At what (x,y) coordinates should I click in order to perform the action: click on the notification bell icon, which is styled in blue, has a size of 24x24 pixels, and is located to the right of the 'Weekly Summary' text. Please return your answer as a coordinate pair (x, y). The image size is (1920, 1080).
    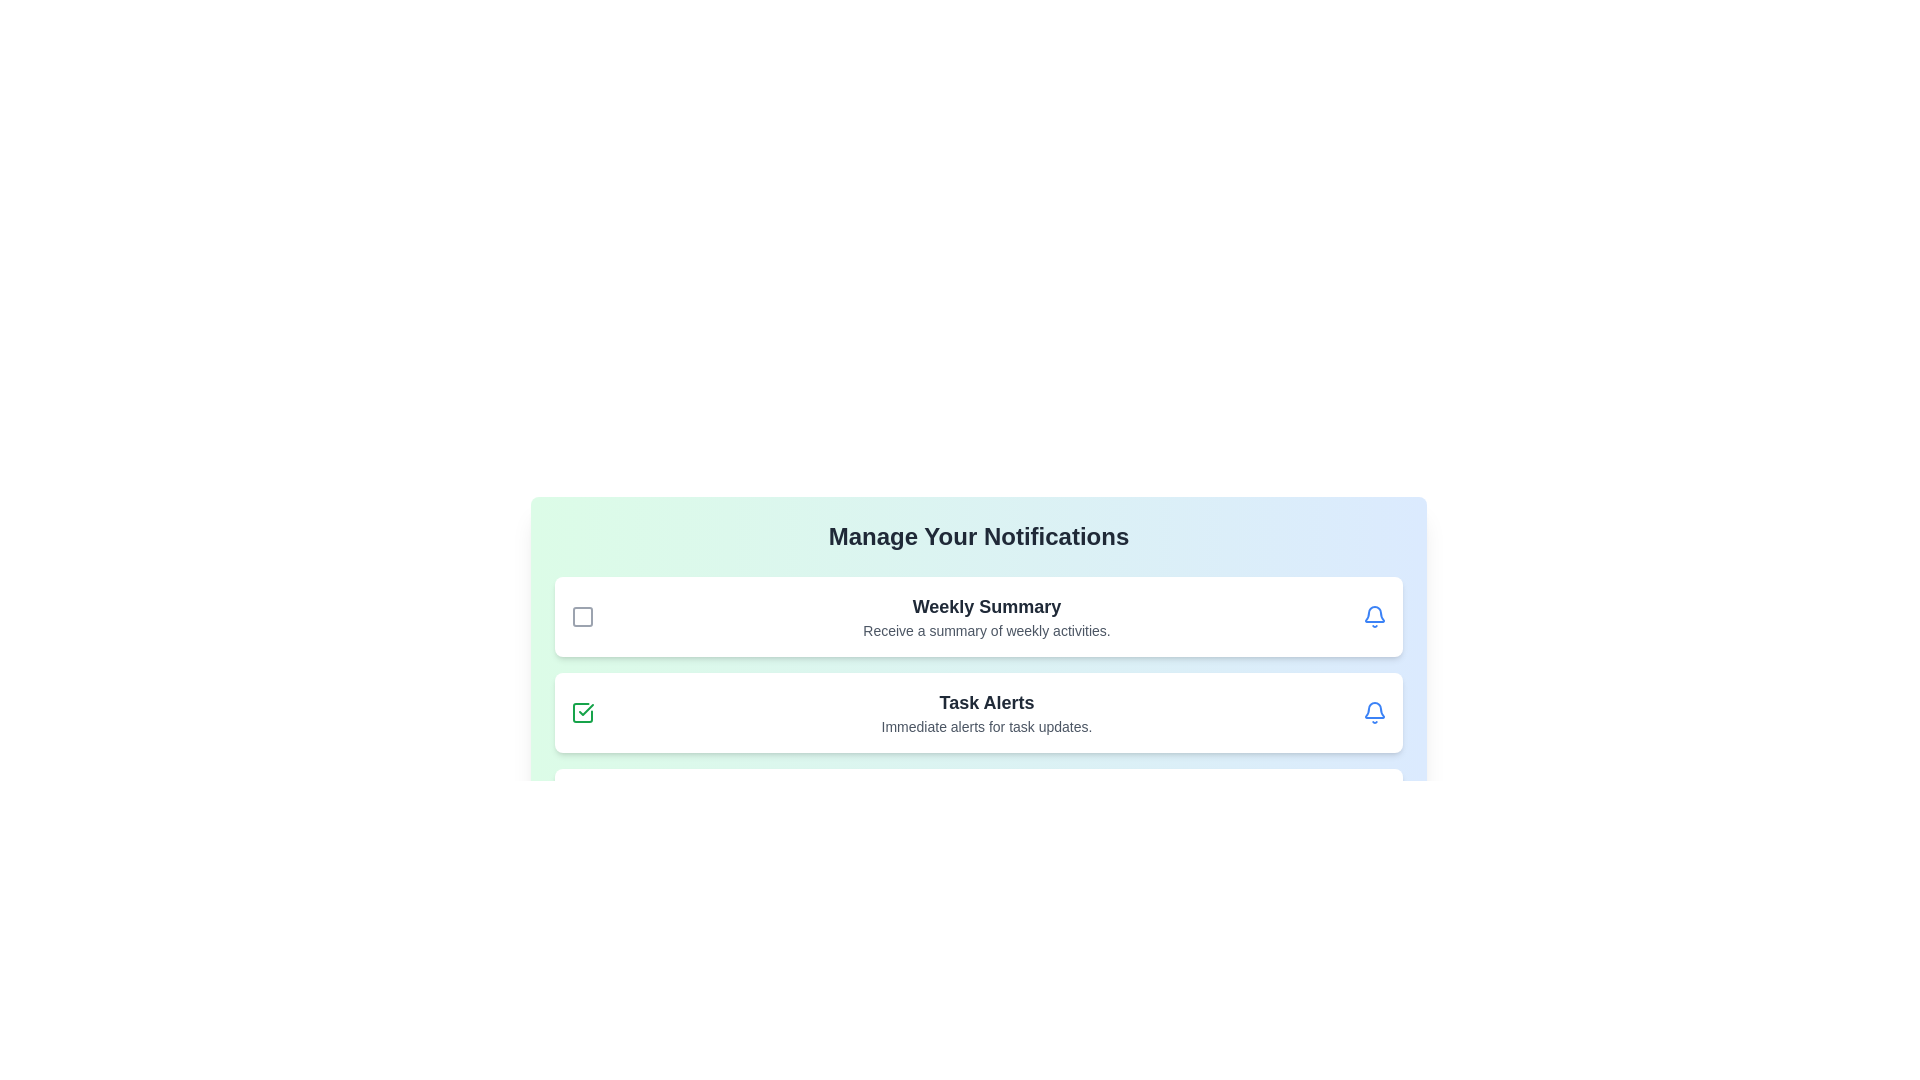
    Looking at the image, I should click on (1373, 616).